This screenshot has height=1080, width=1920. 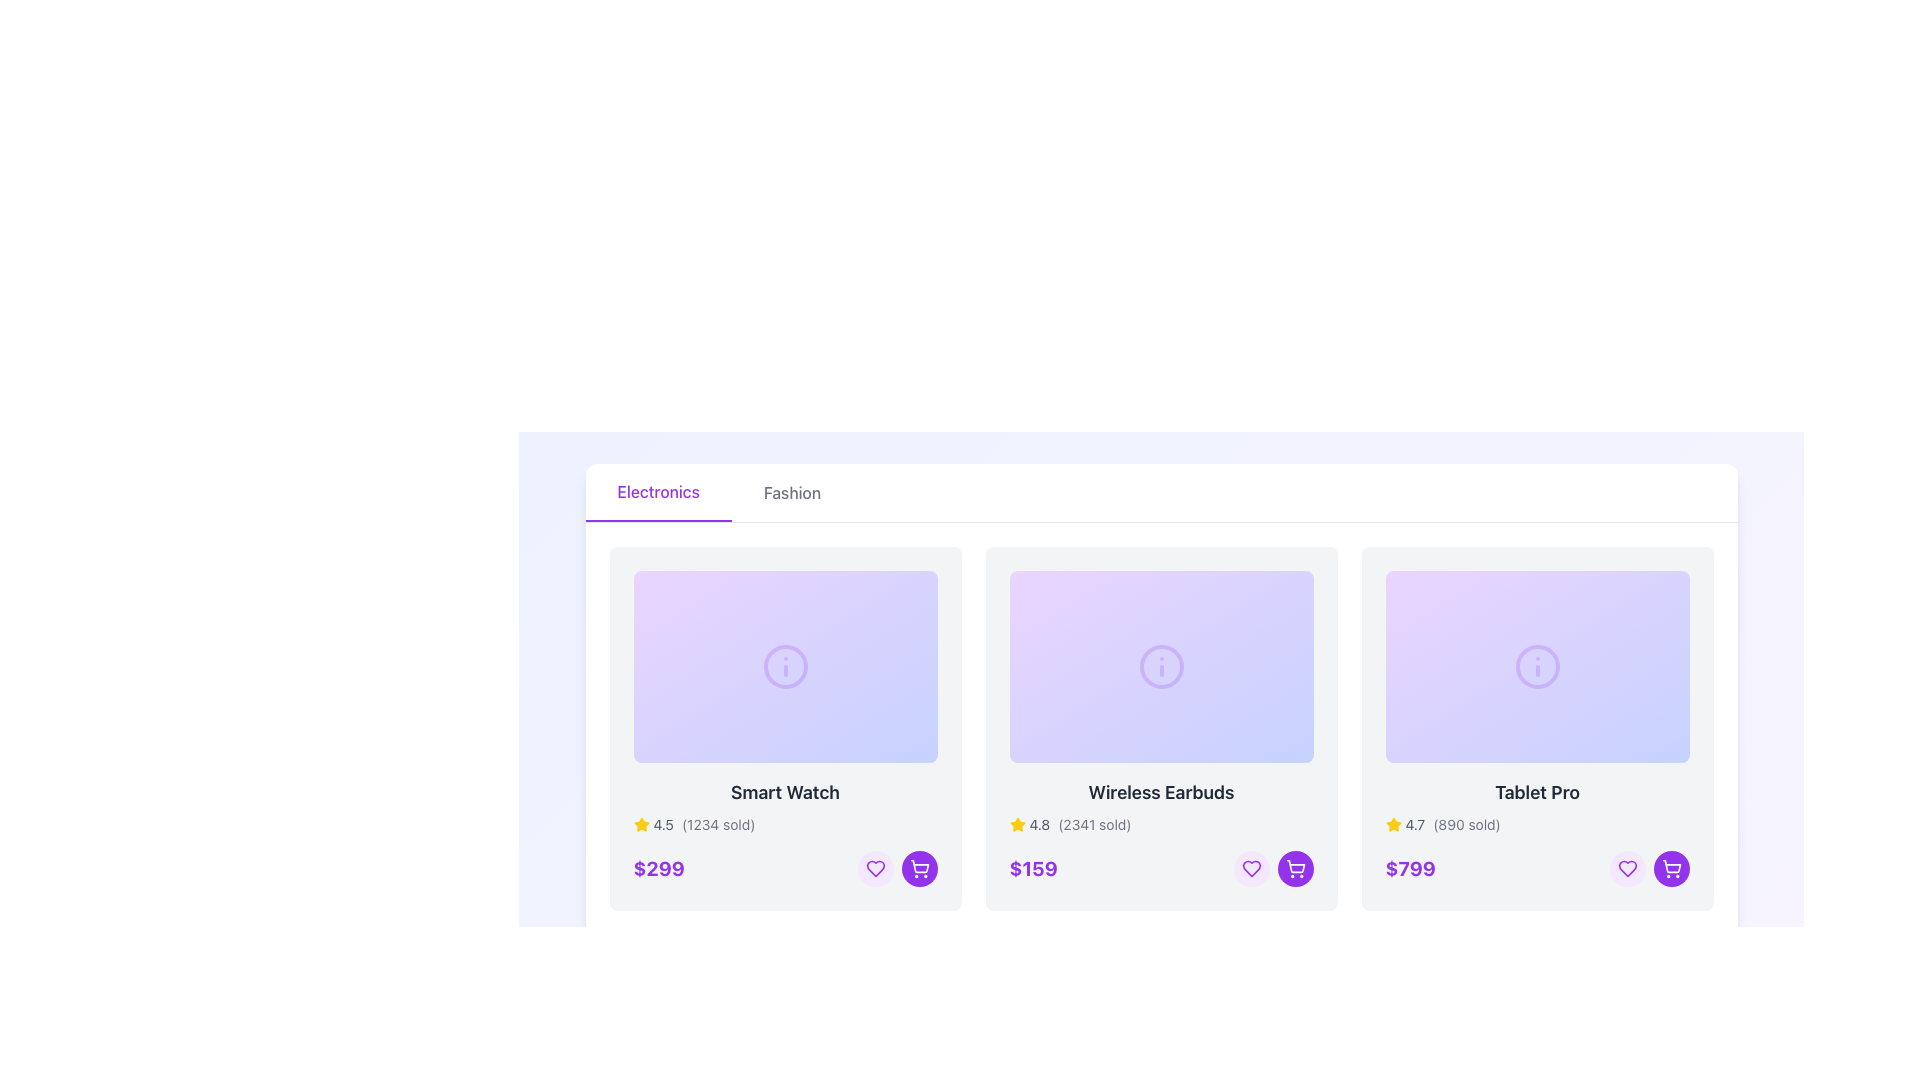 I want to click on the 'Add to Cart' button located at the bottom-right of the product card for 'Wireless Earbuds'. This button is the second in a horizontal group of buttons, so click(x=918, y=867).